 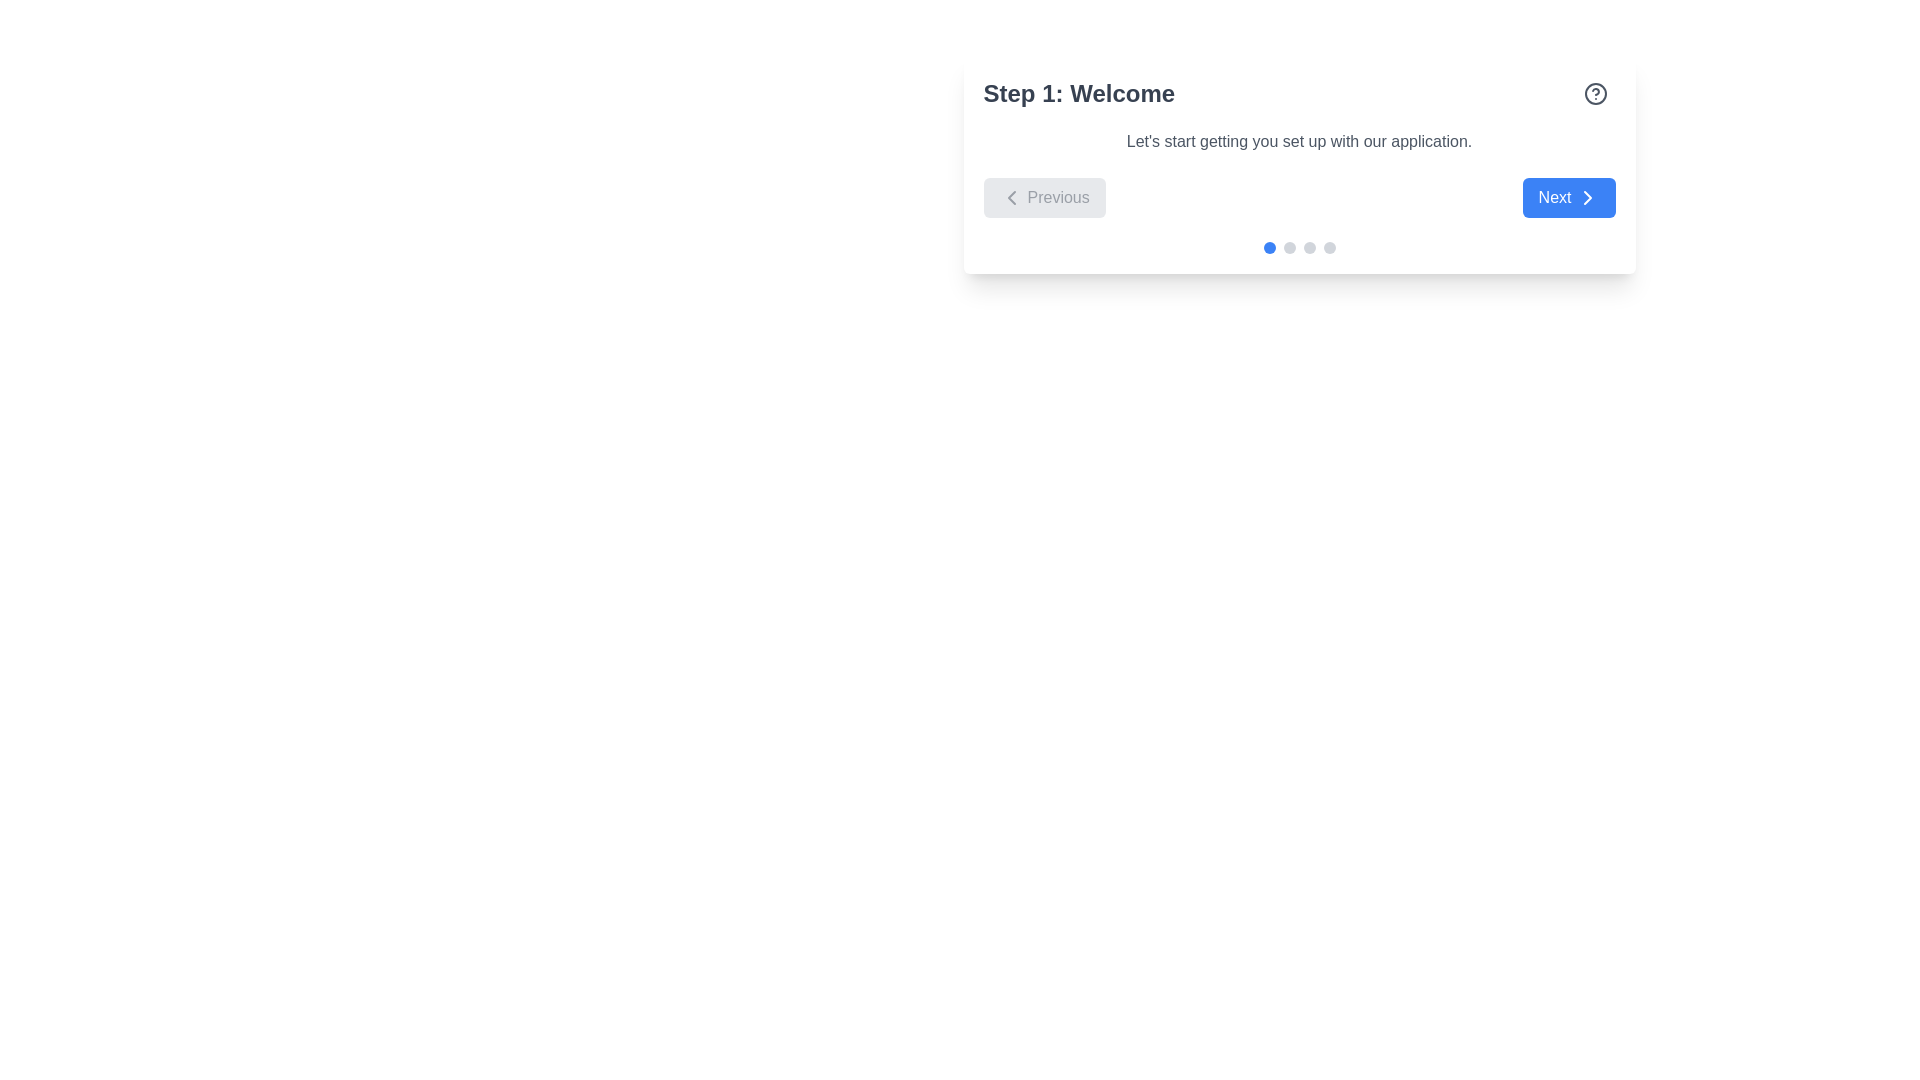 I want to click on the right-facing chevron shaped arrow SVG icon located at the right side of the 'Next' button in the bottom-right section of the panel, so click(x=1586, y=197).